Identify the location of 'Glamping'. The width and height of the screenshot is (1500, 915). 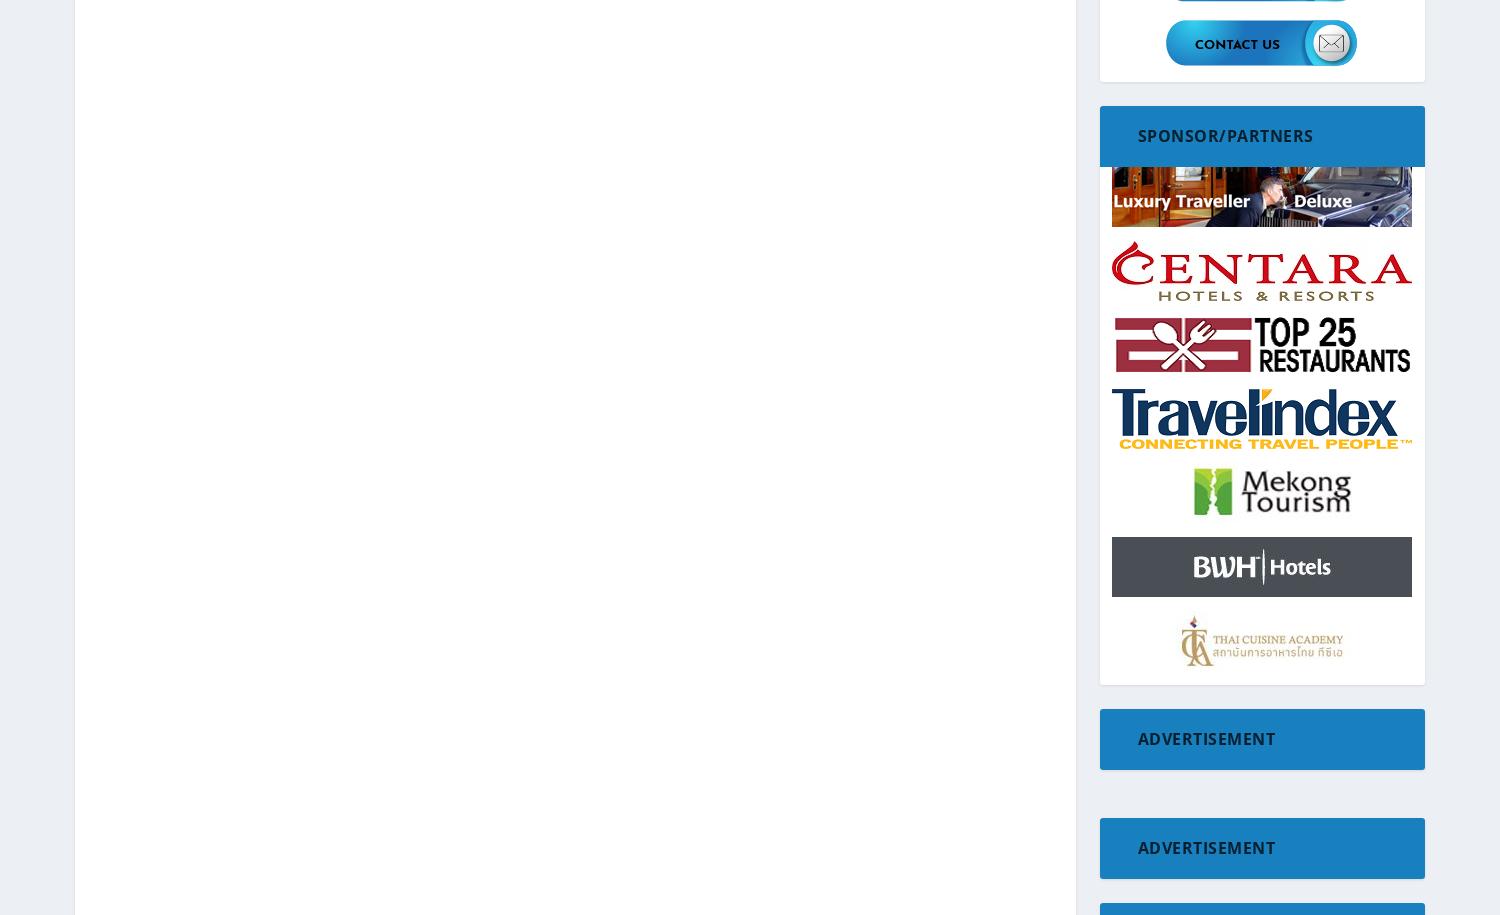
(1144, 561).